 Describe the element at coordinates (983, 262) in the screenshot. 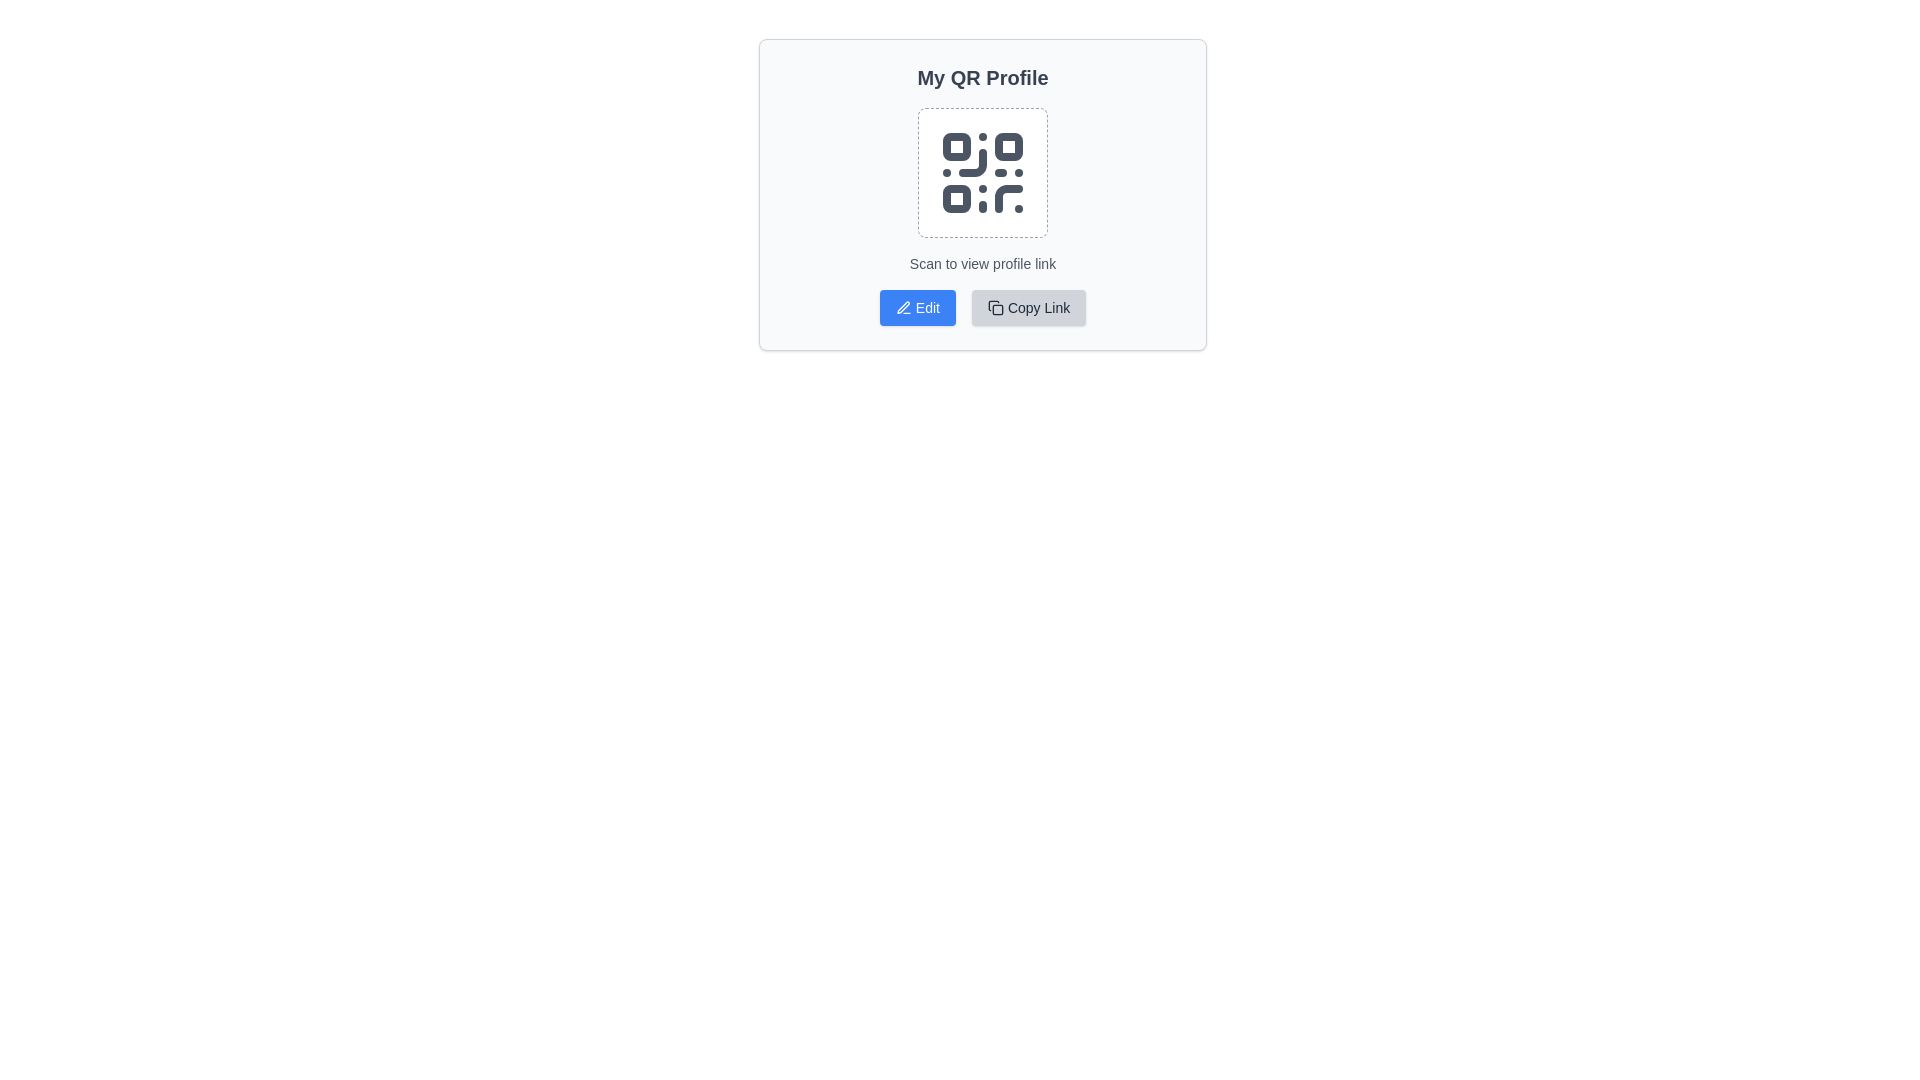

I see `the static text label that provides instructions for the QR code, located directly below the QR code graphic in the 'My QR Profile' card layout` at that location.